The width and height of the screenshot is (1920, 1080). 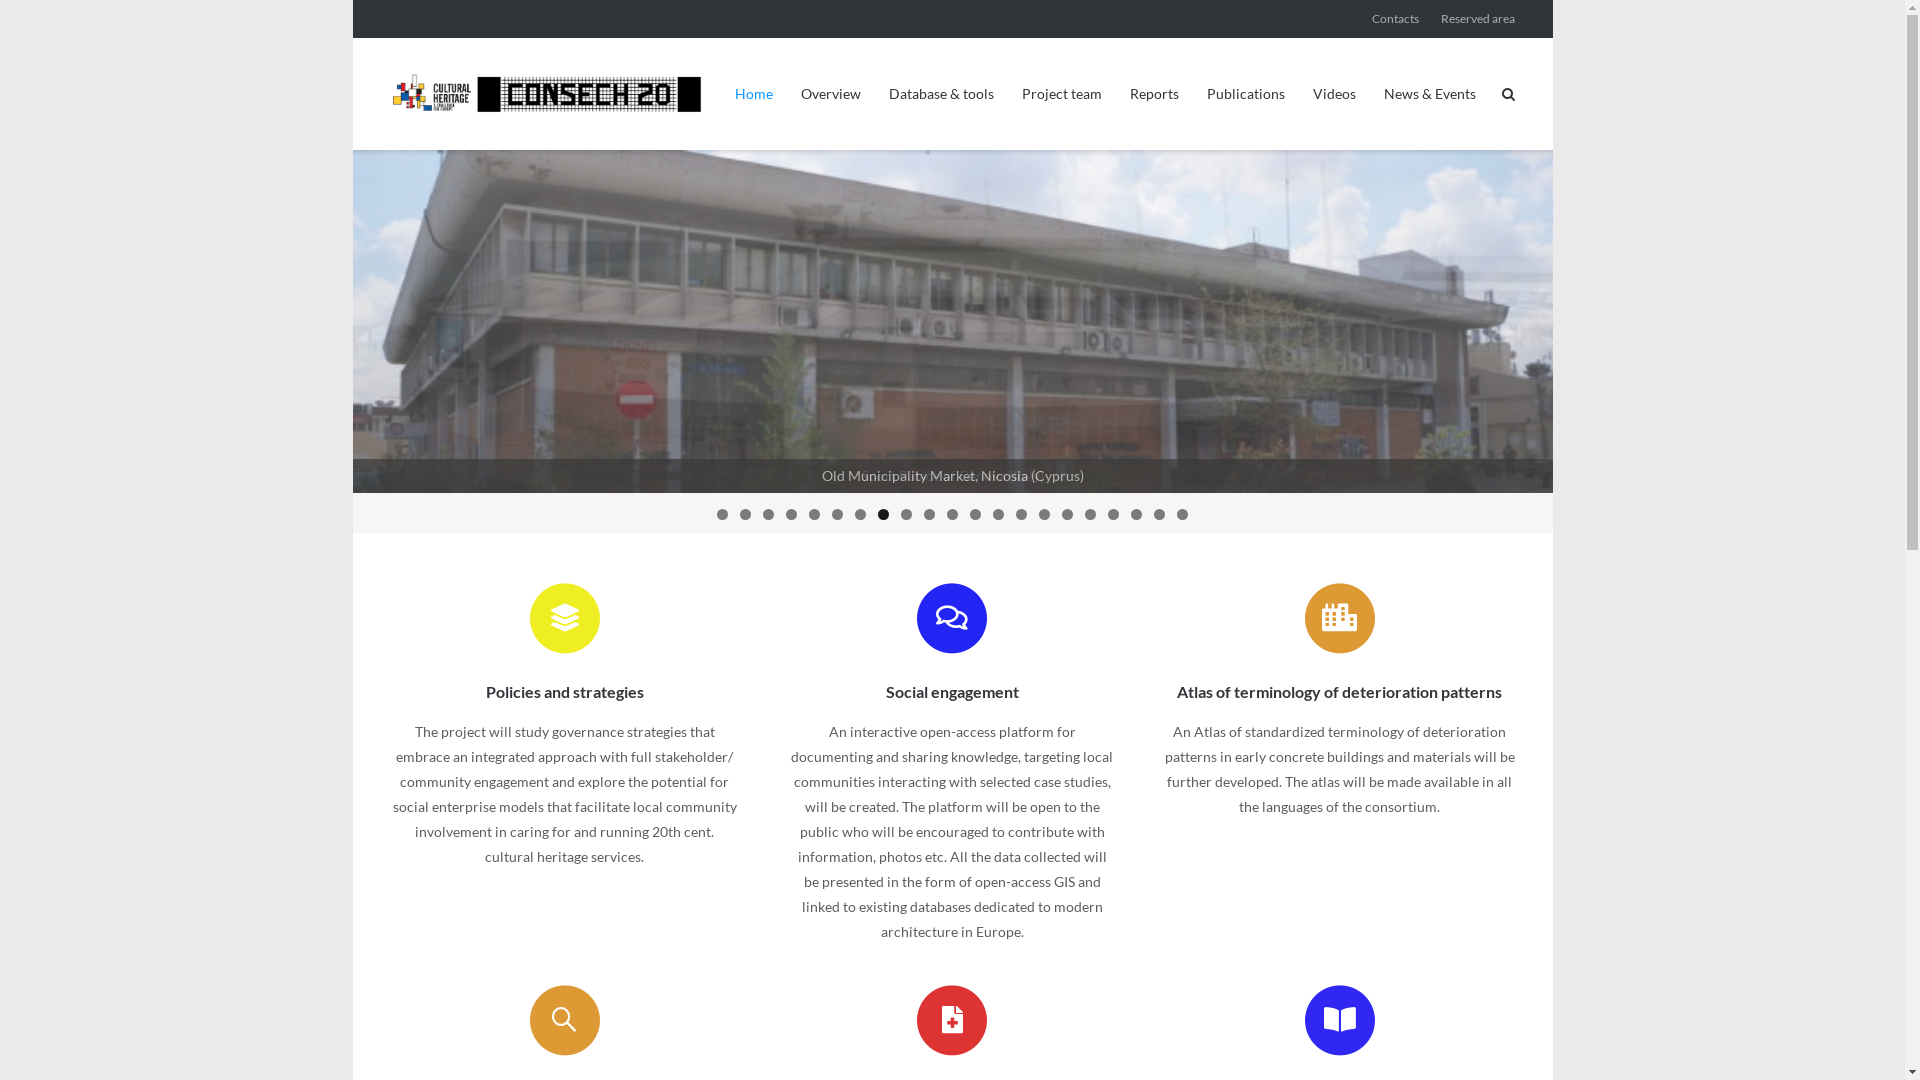 I want to click on '7', so click(x=860, y=513).